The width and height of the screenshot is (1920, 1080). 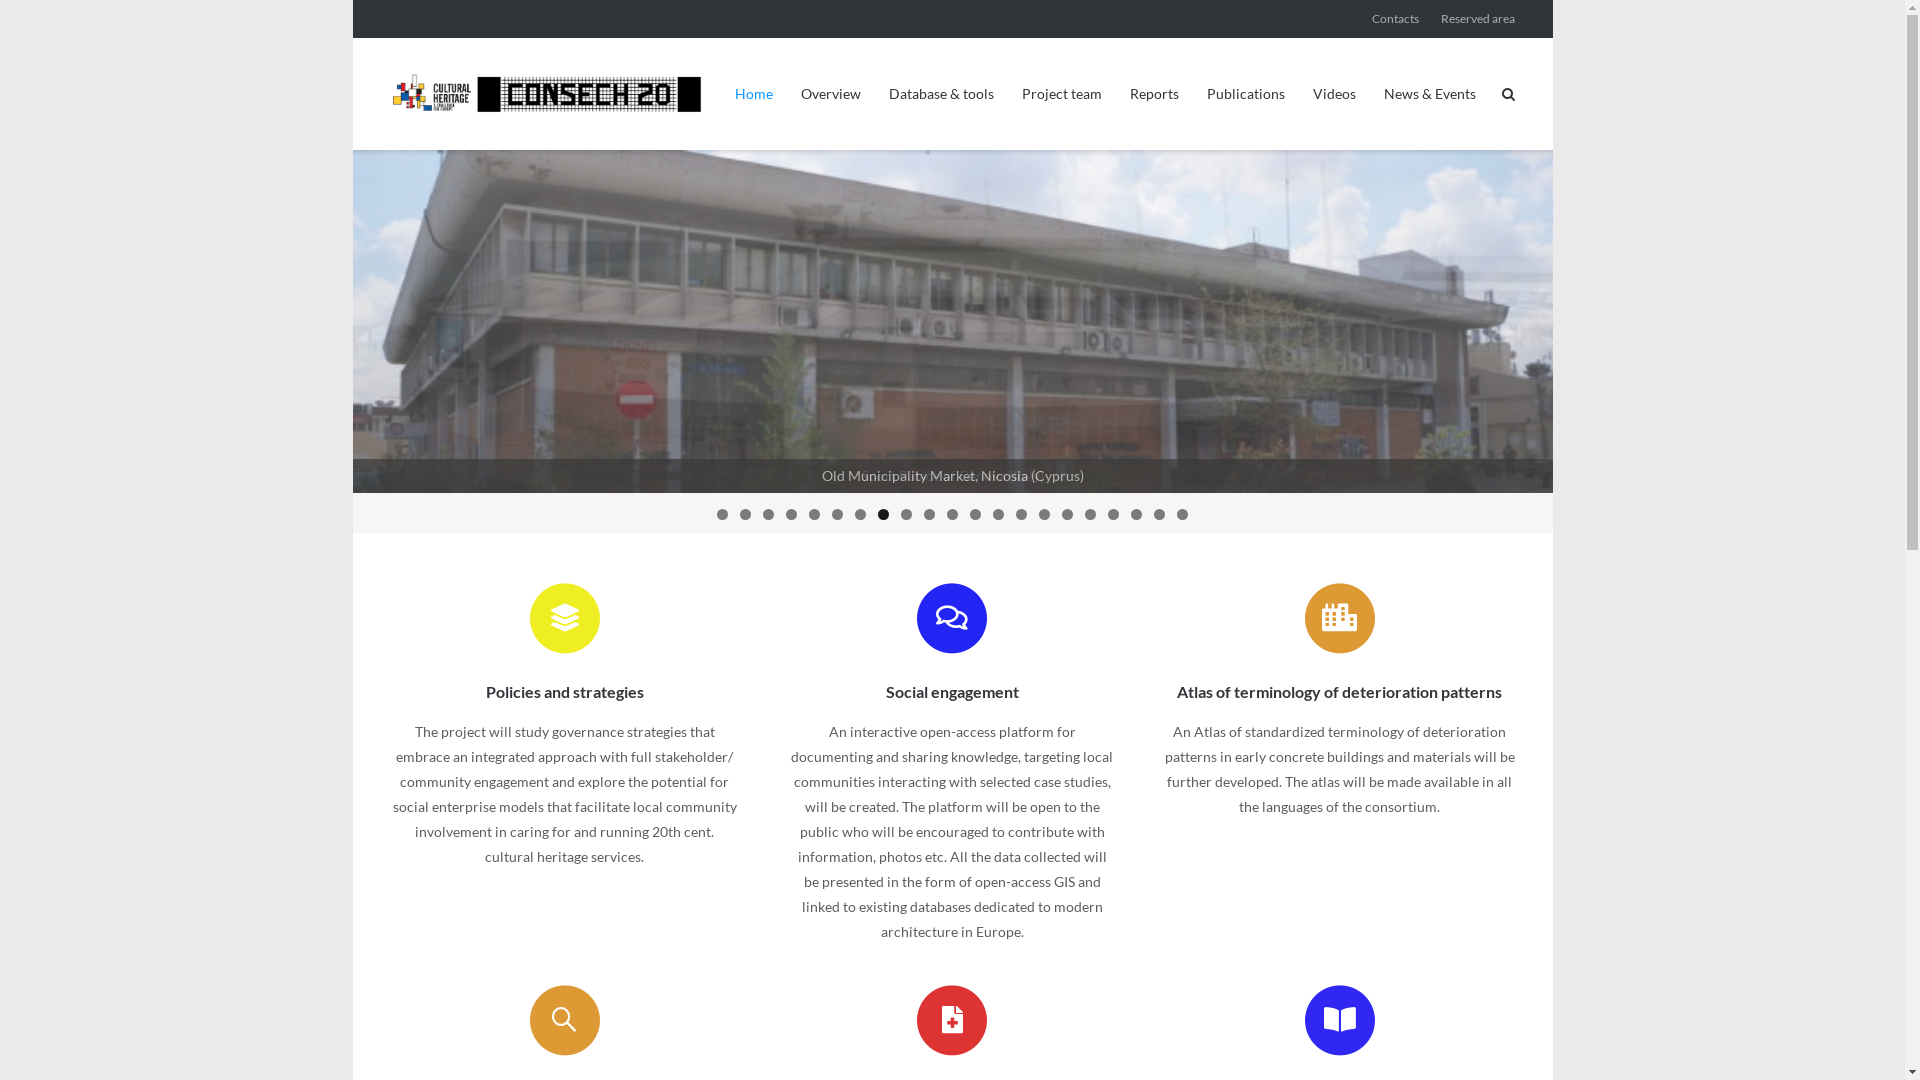 I want to click on '7', so click(x=860, y=513).